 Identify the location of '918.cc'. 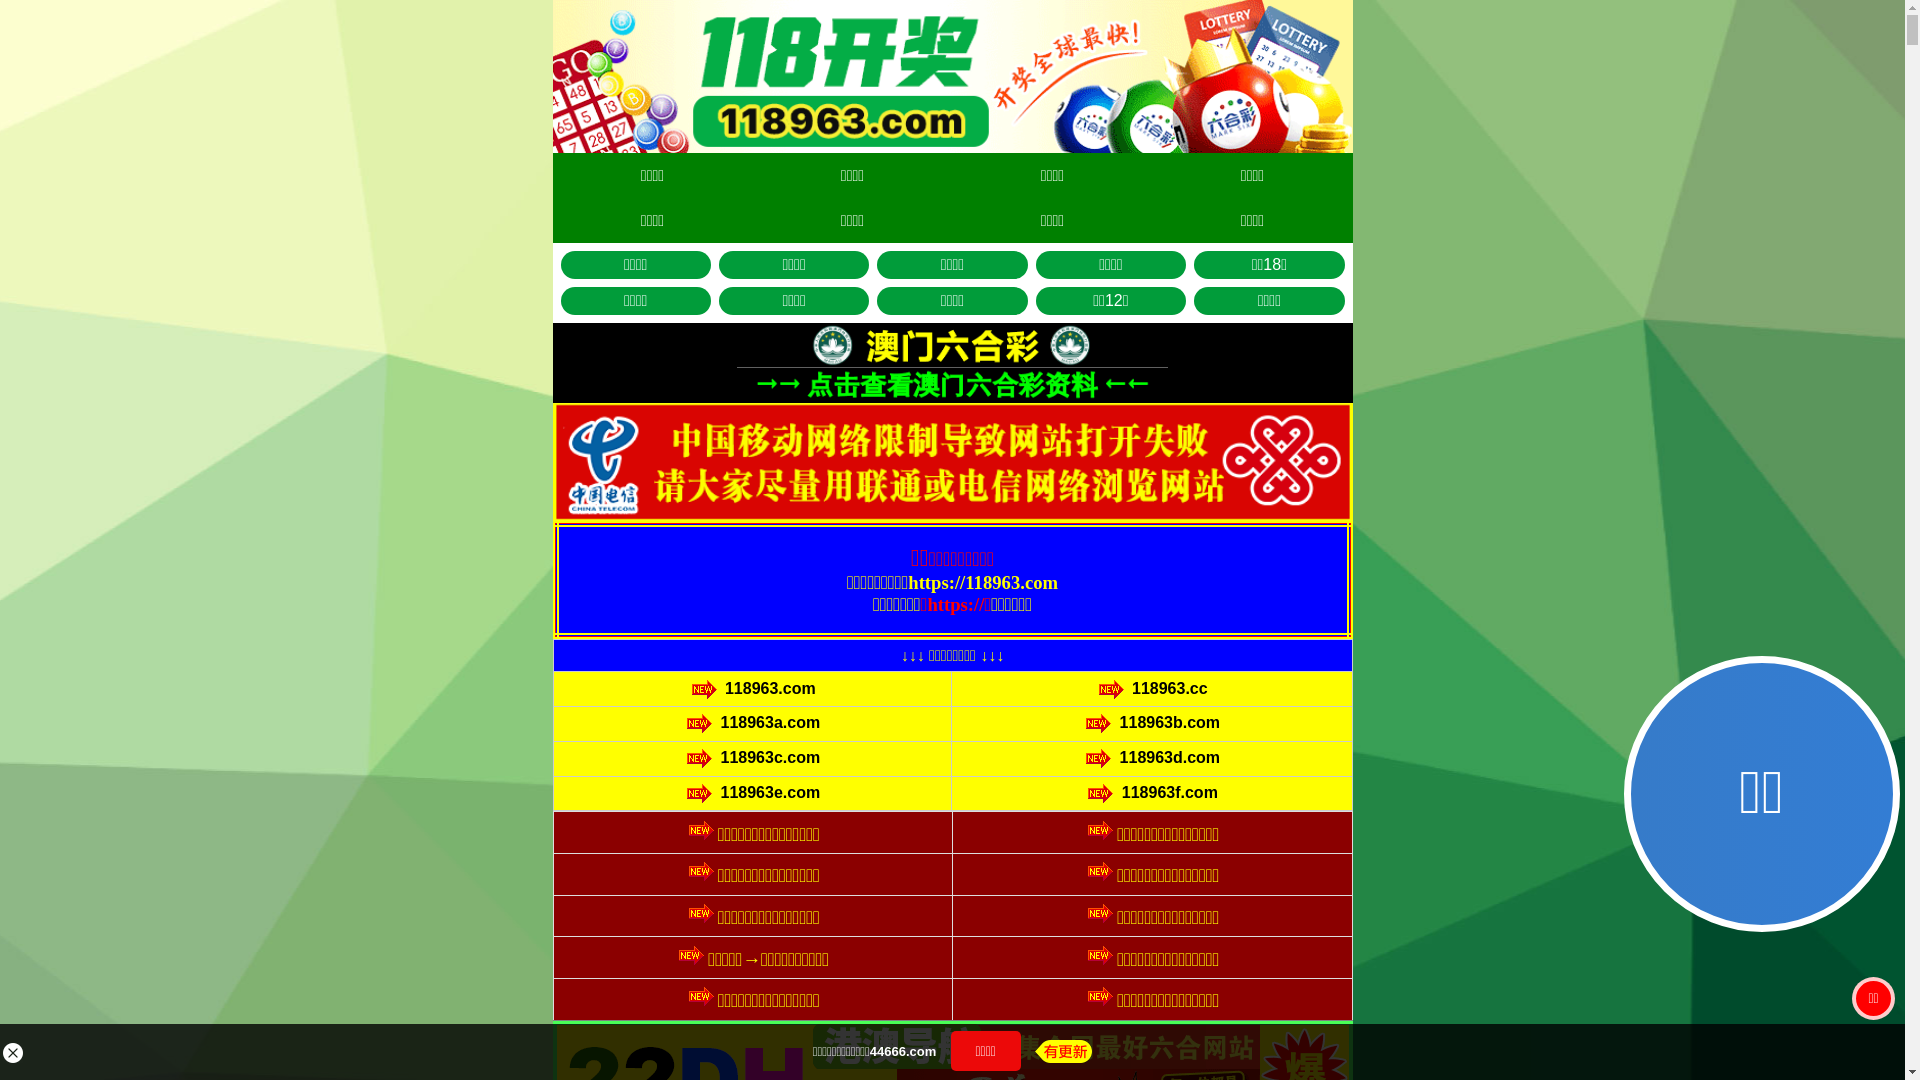
(1037, 726).